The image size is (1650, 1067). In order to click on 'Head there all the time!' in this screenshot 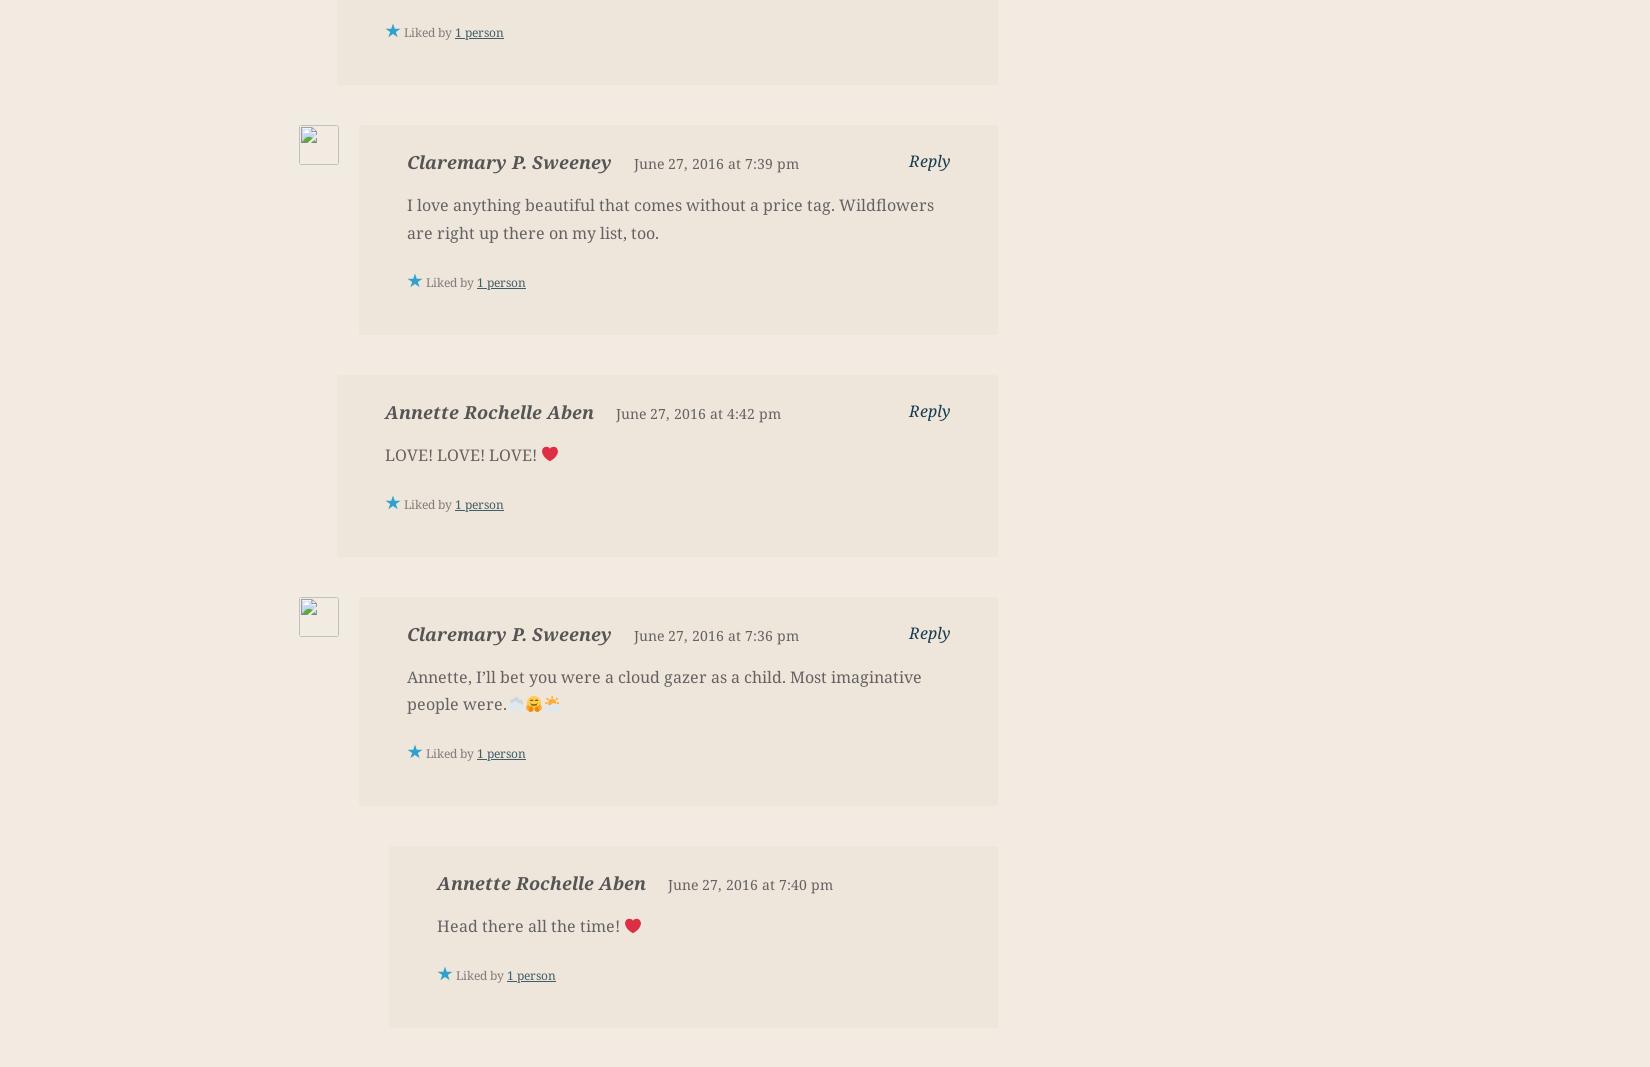, I will do `click(529, 926)`.